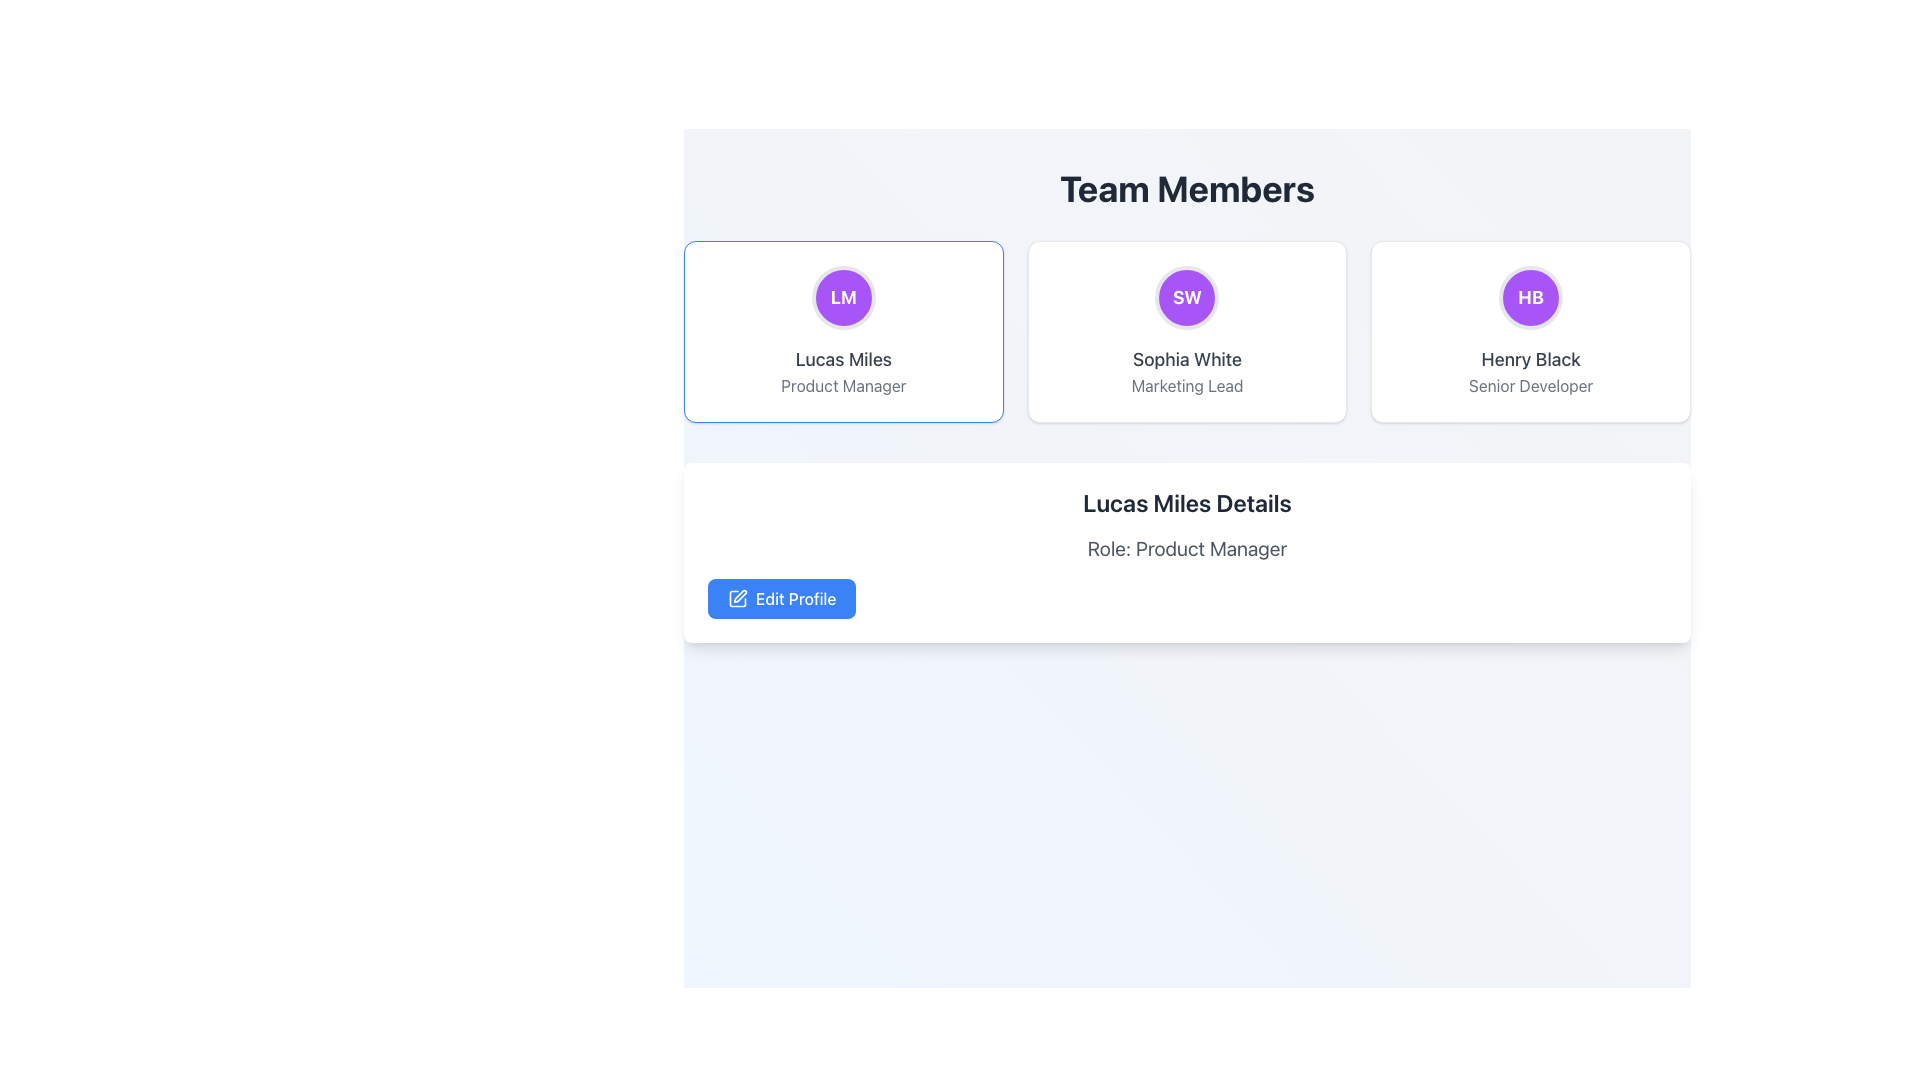 The width and height of the screenshot is (1920, 1080). What do you see at coordinates (1187, 501) in the screenshot?
I see `the heading text that indicates the content pertains to Lucas Miles, located above the 'Role: Product Manager' text` at bounding box center [1187, 501].